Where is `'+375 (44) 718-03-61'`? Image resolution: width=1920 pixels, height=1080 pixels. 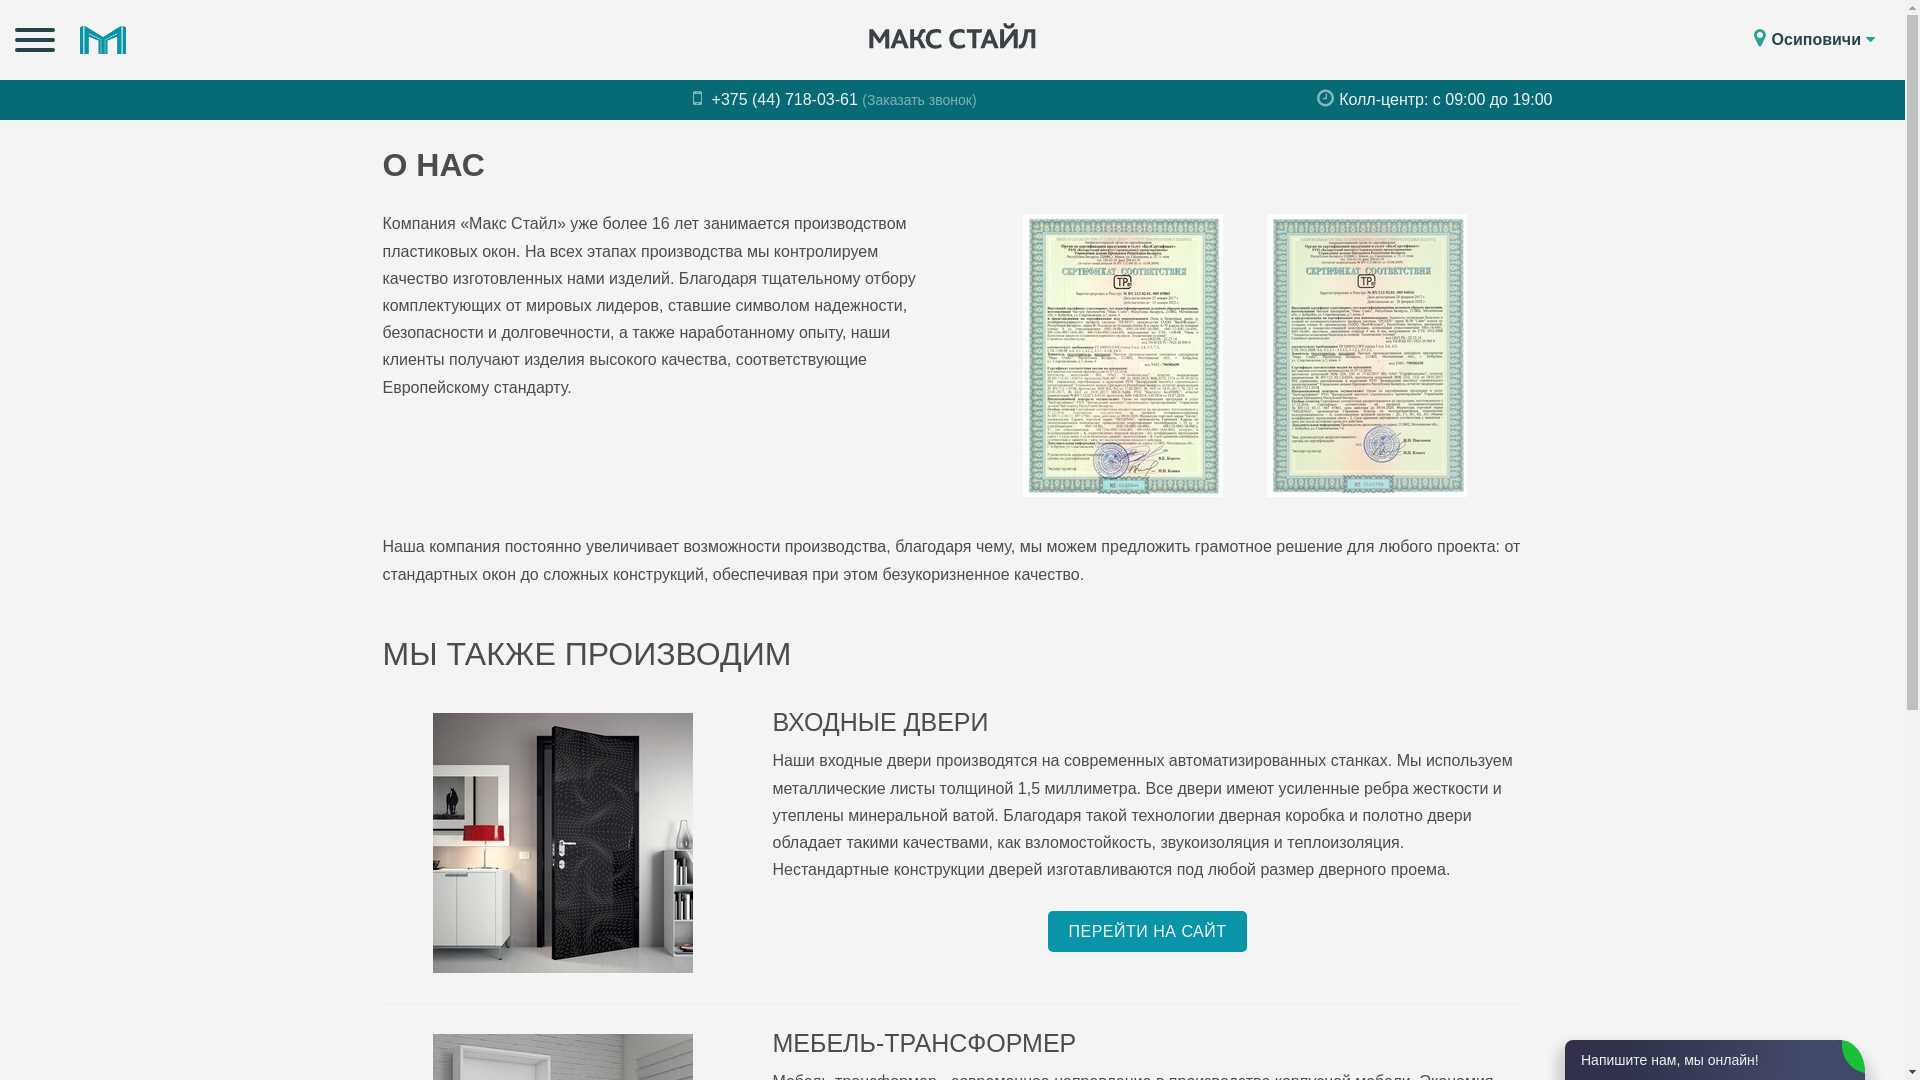 '+375 (44) 718-03-61' is located at coordinates (776, 99).